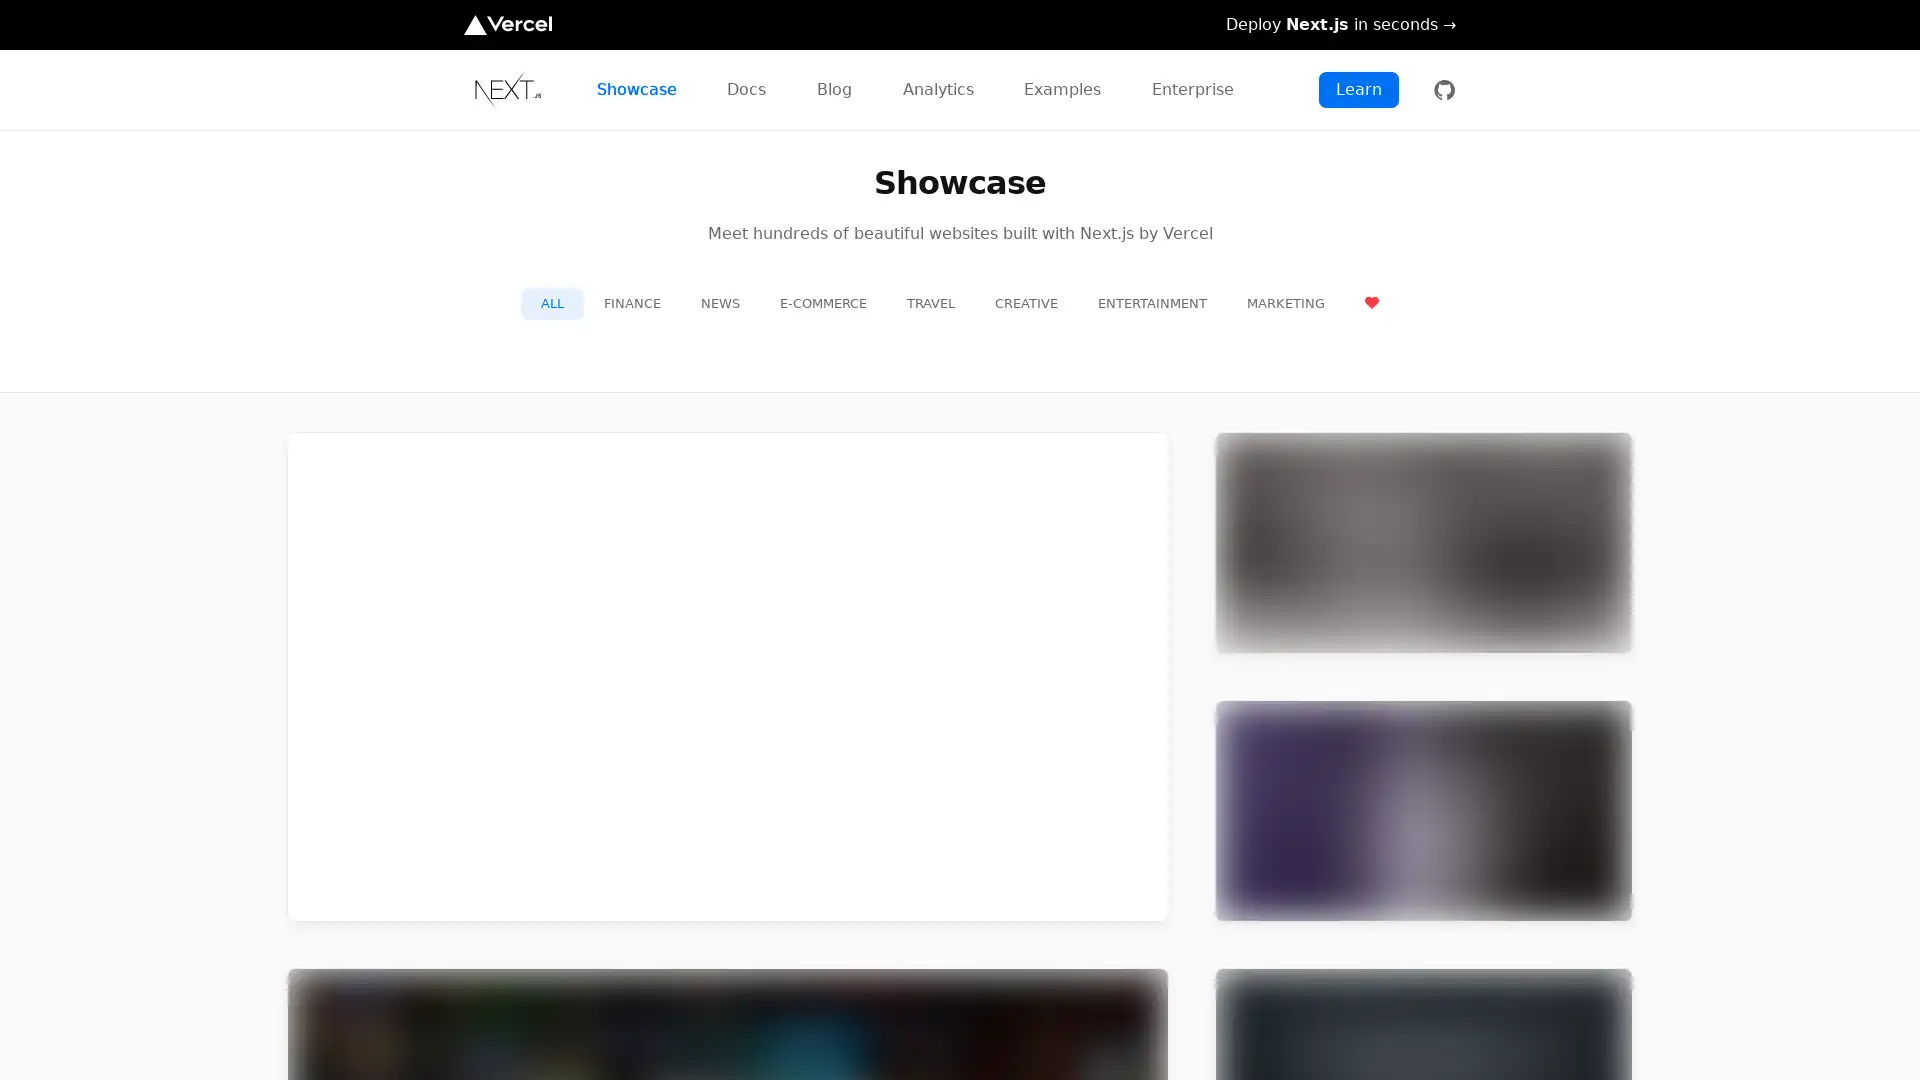 This screenshot has height=1080, width=1920. What do you see at coordinates (1423, 810) in the screenshot?
I see `preview for Twitch Twitch https://m.twitch.tv` at bounding box center [1423, 810].